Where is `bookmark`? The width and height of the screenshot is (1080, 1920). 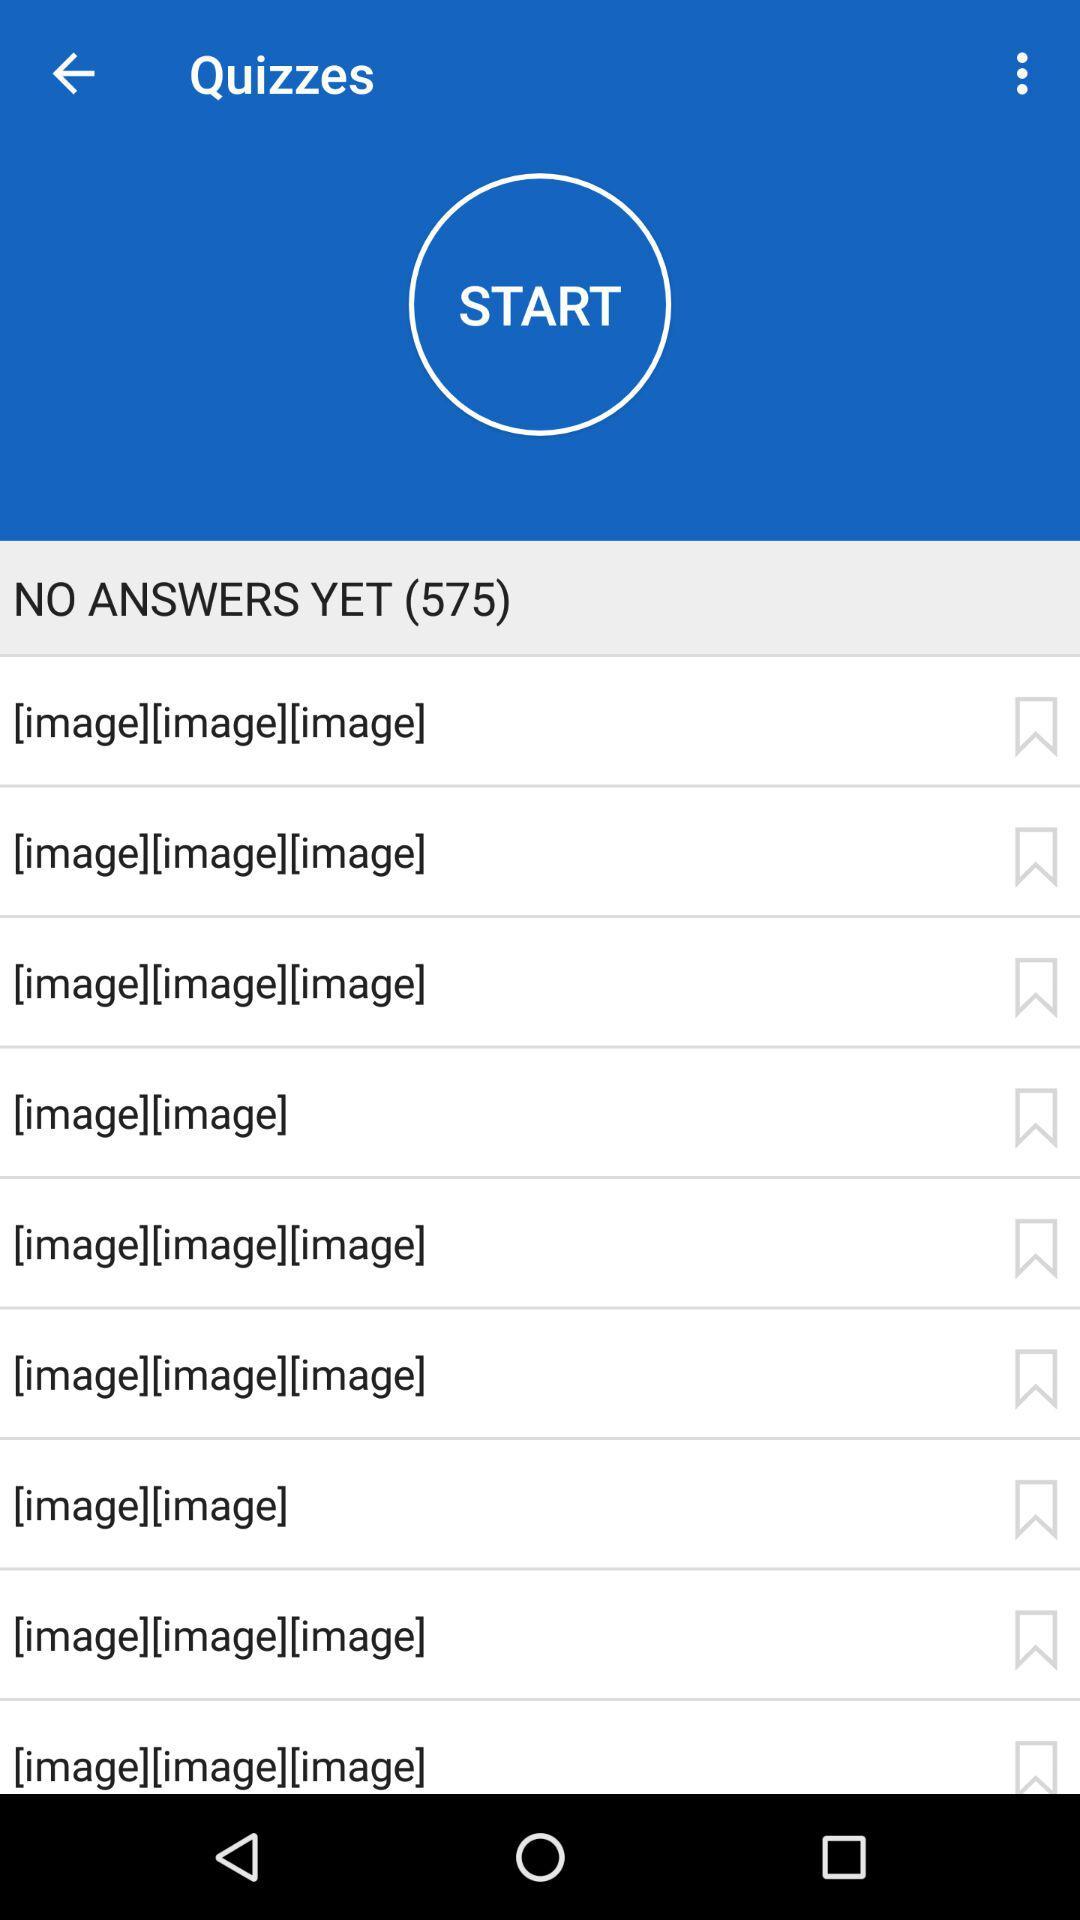 bookmark is located at coordinates (1035, 1640).